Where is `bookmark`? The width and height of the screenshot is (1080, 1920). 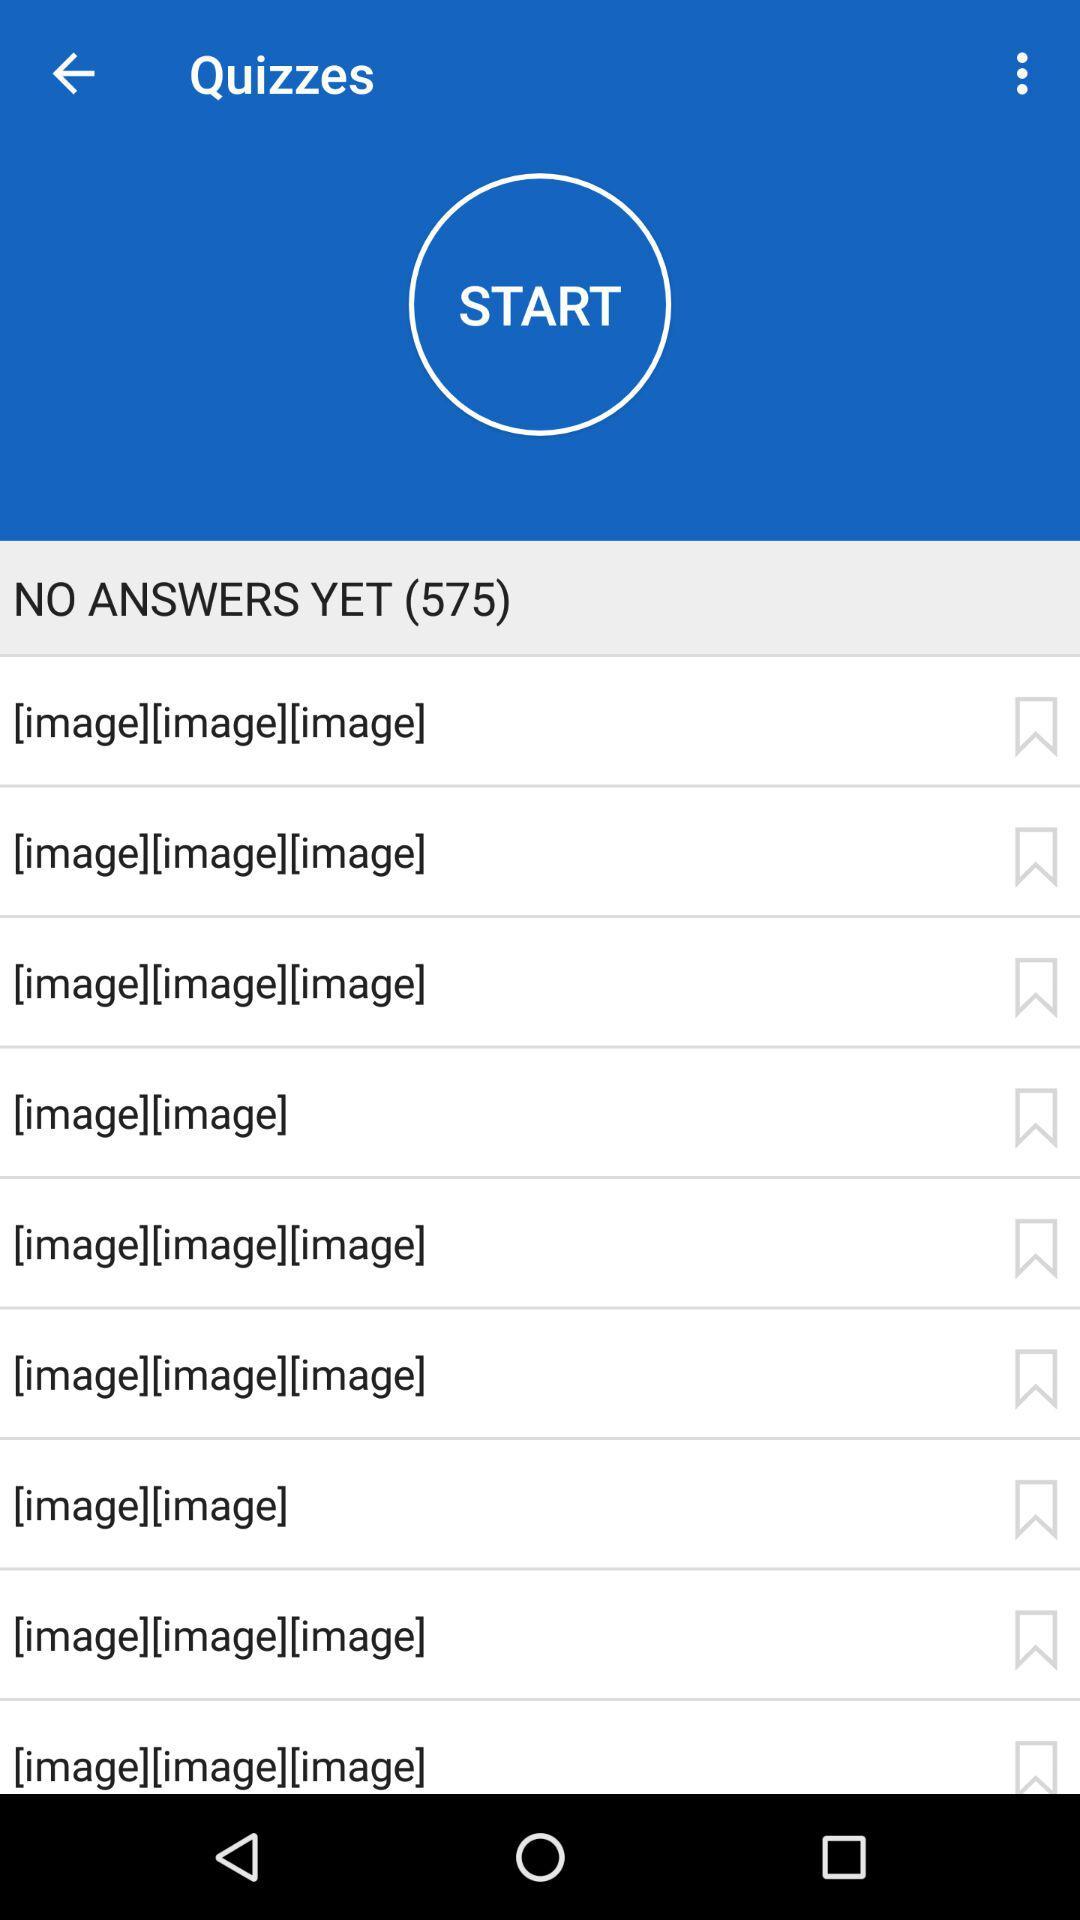 bookmark is located at coordinates (1035, 1640).